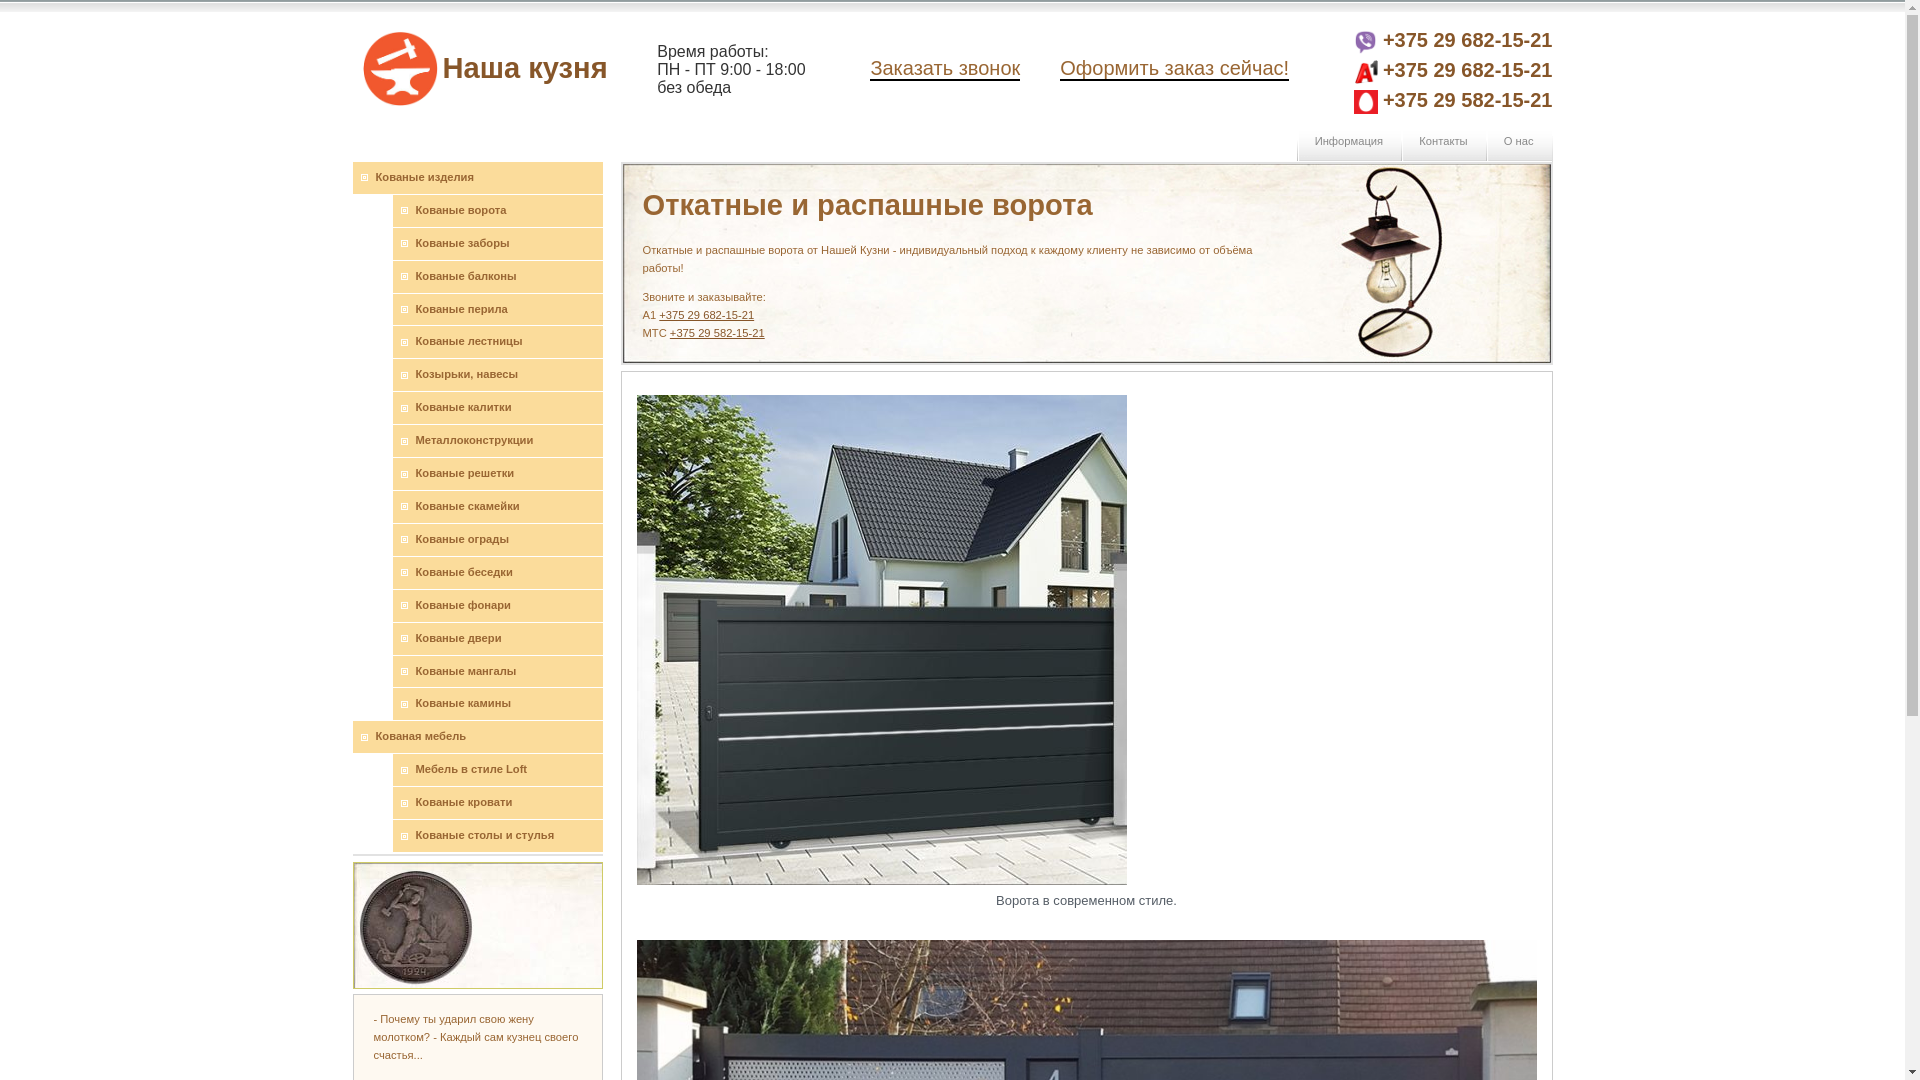  What do you see at coordinates (1468, 68) in the screenshot?
I see `'+375 29 682-15-21'` at bounding box center [1468, 68].